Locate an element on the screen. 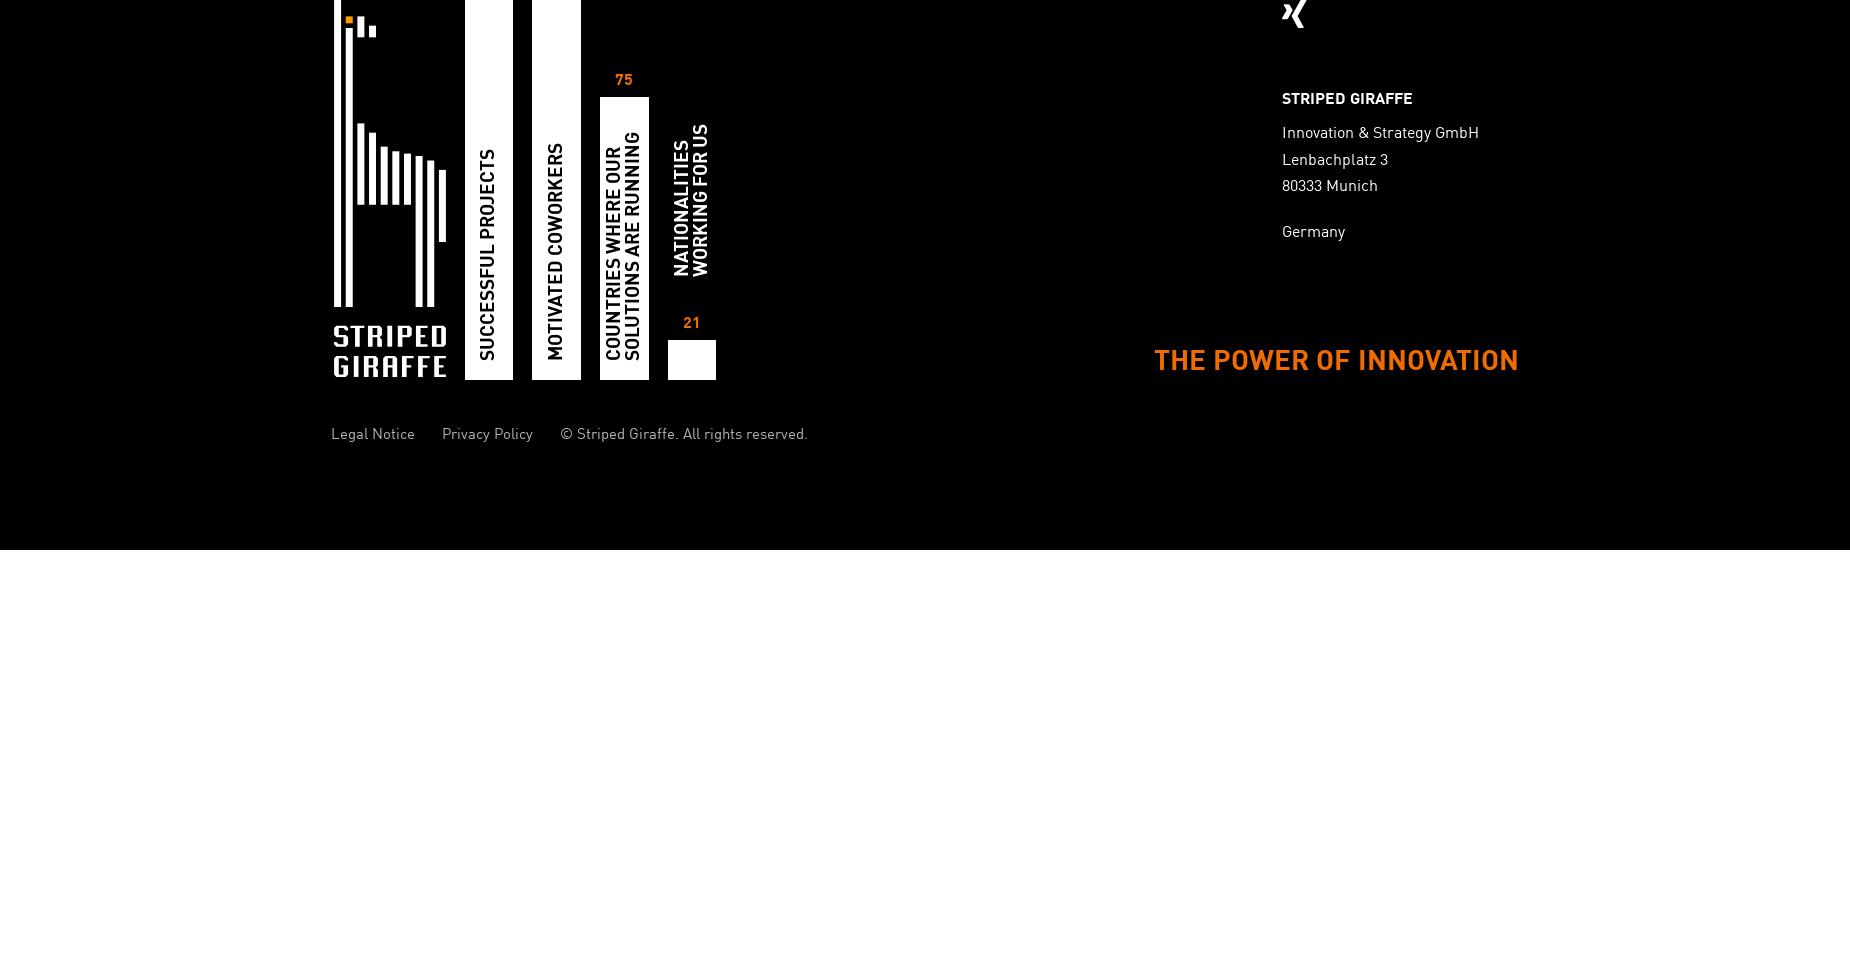 The image size is (1850, 953). 'STRIPED GIRAFFE' is located at coordinates (1346, 98).